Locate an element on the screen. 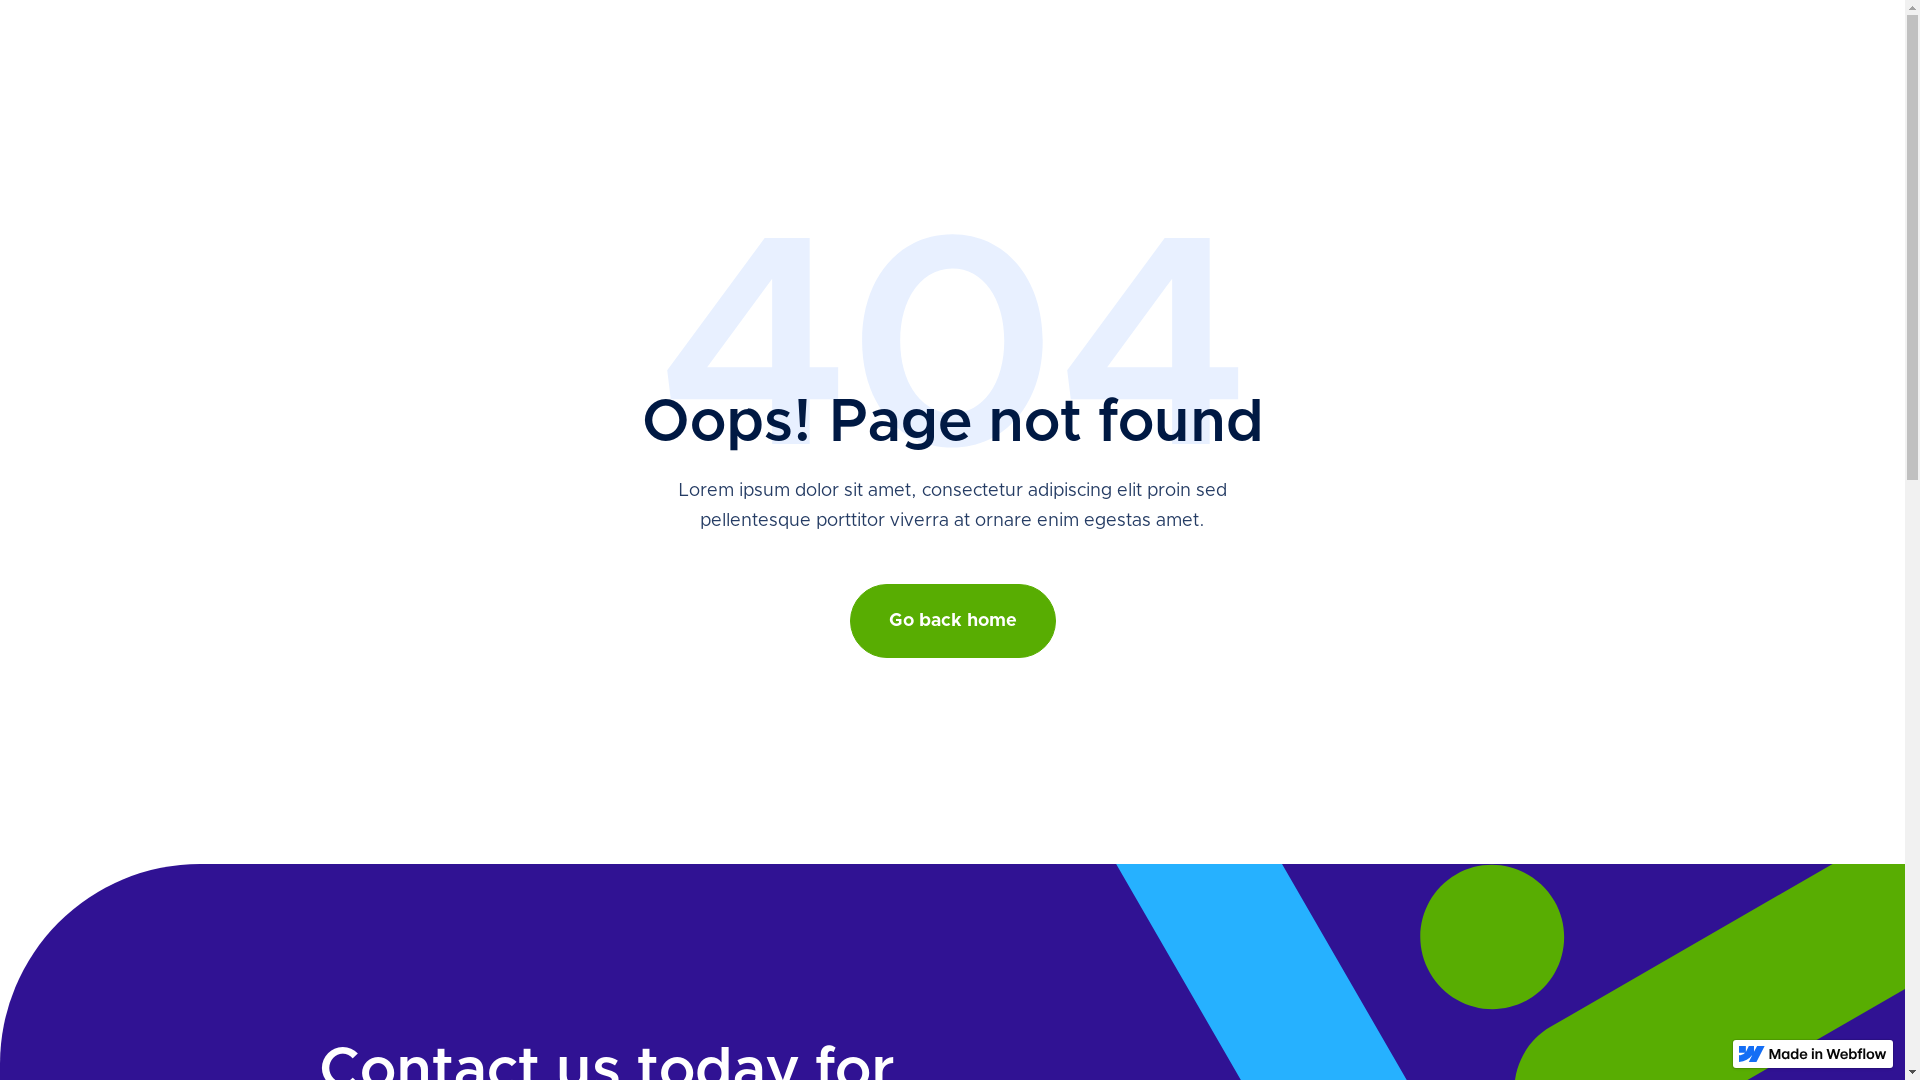 The height and width of the screenshot is (1080, 1920). 'Go back home' is located at coordinates (849, 620).